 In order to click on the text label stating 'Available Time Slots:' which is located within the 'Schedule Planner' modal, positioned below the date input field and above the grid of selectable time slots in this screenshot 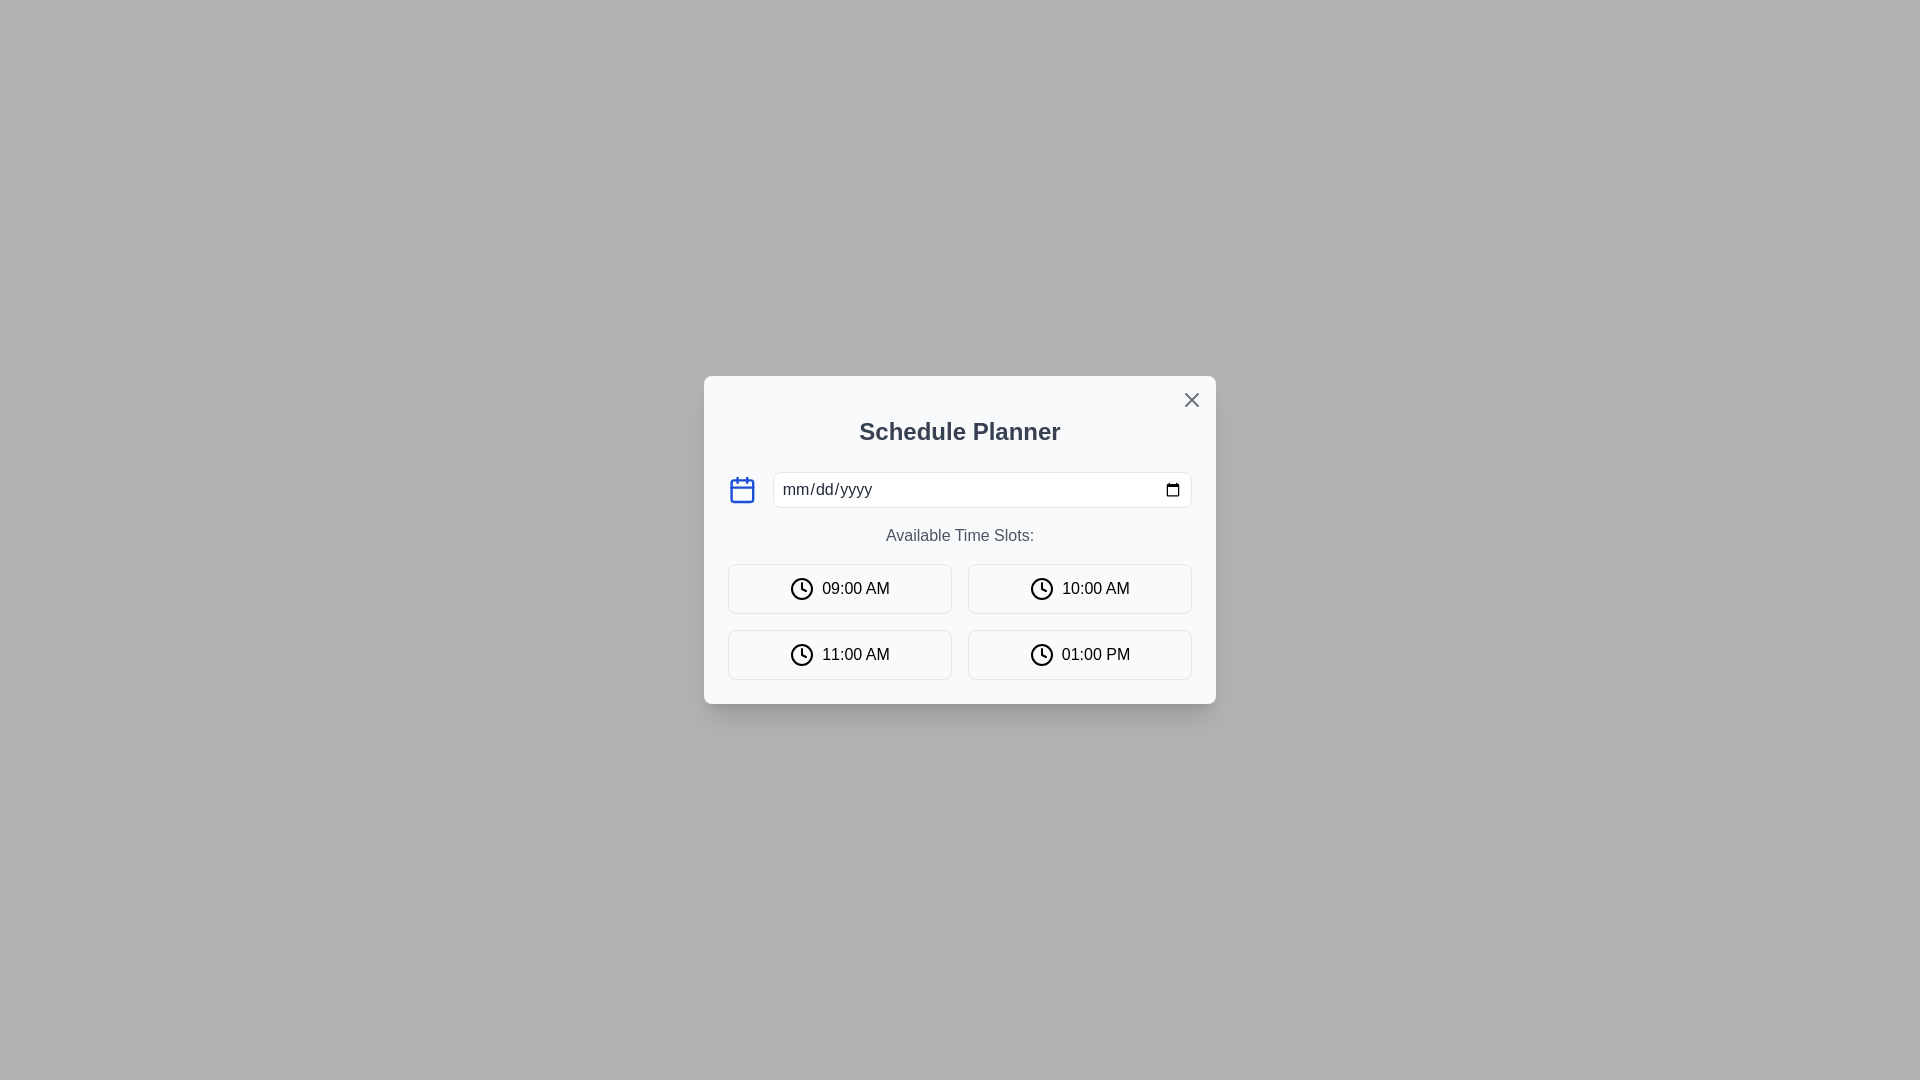, I will do `click(960, 535)`.